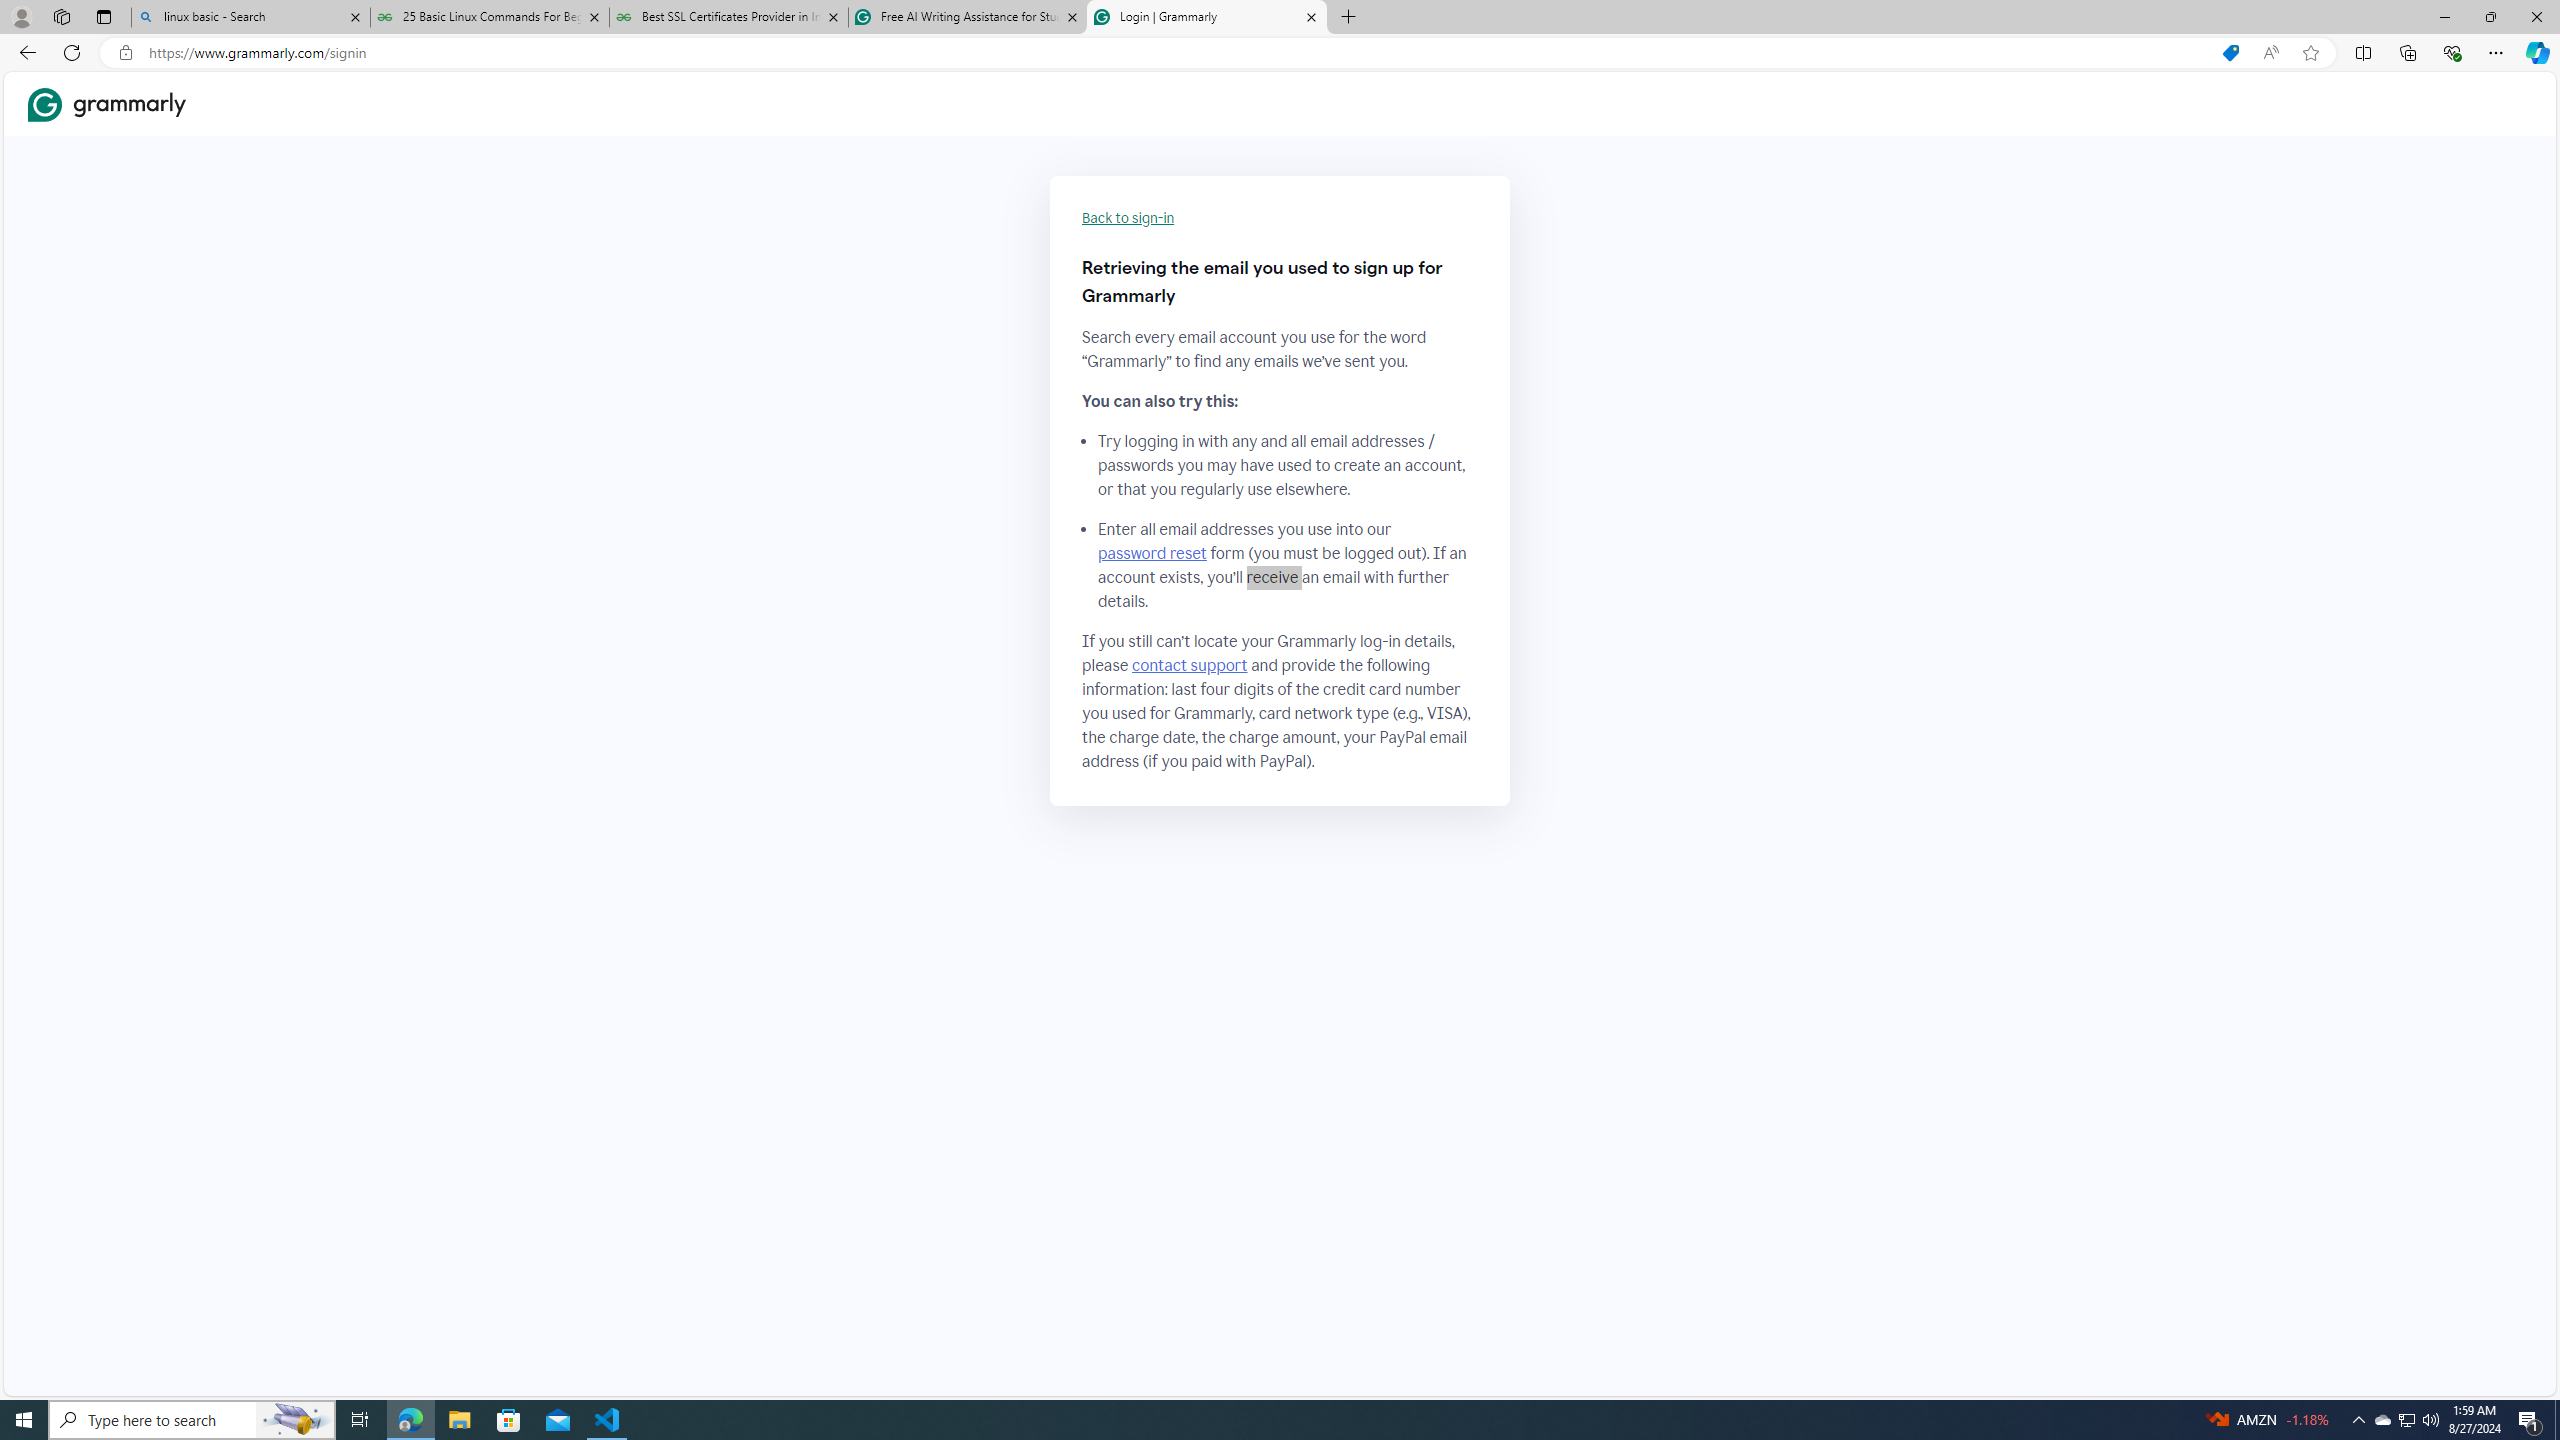 Image resolution: width=2560 pixels, height=1440 pixels. Describe the element at coordinates (966, 16) in the screenshot. I see `'Free AI Writing Assistance for Students | Grammarly'` at that location.